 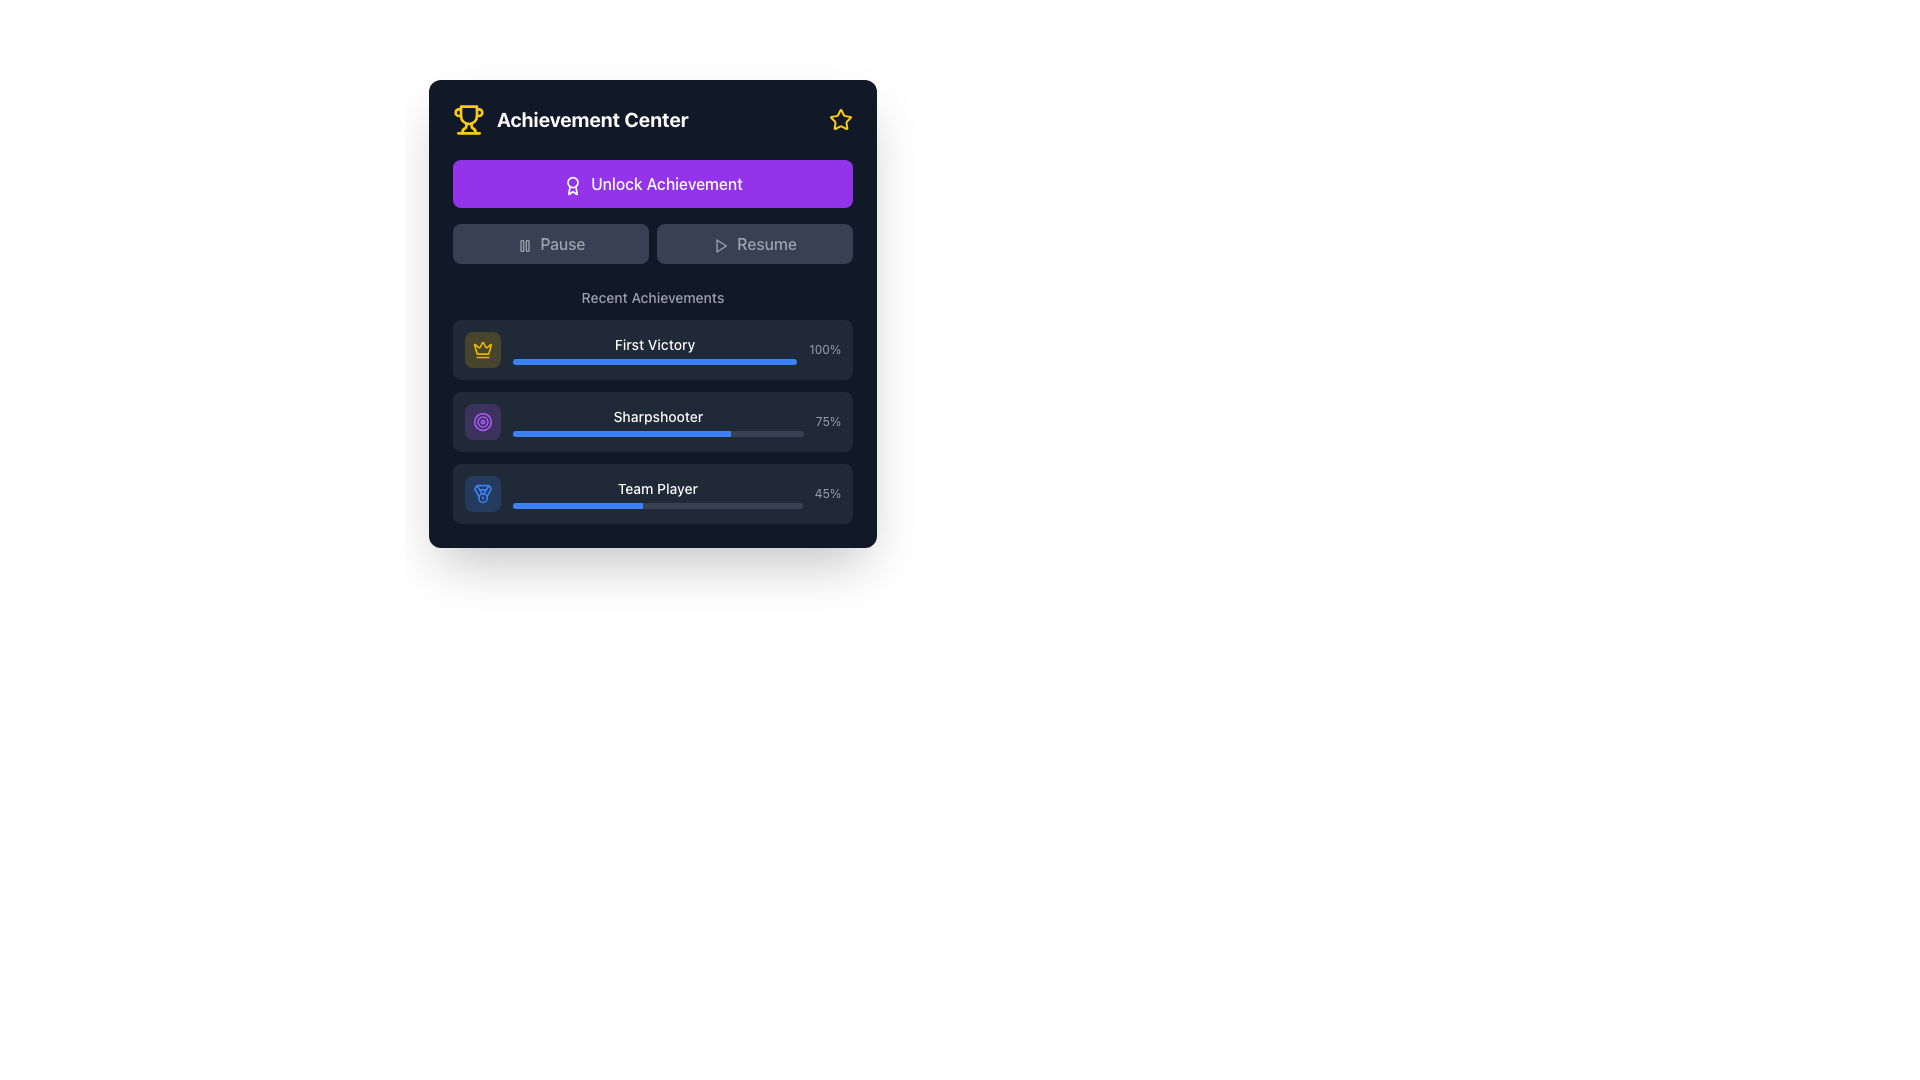 I want to click on the main body of the trophy icon, which is positioned to the left of the 'Achievement Center' heading, so click(x=468, y=115).